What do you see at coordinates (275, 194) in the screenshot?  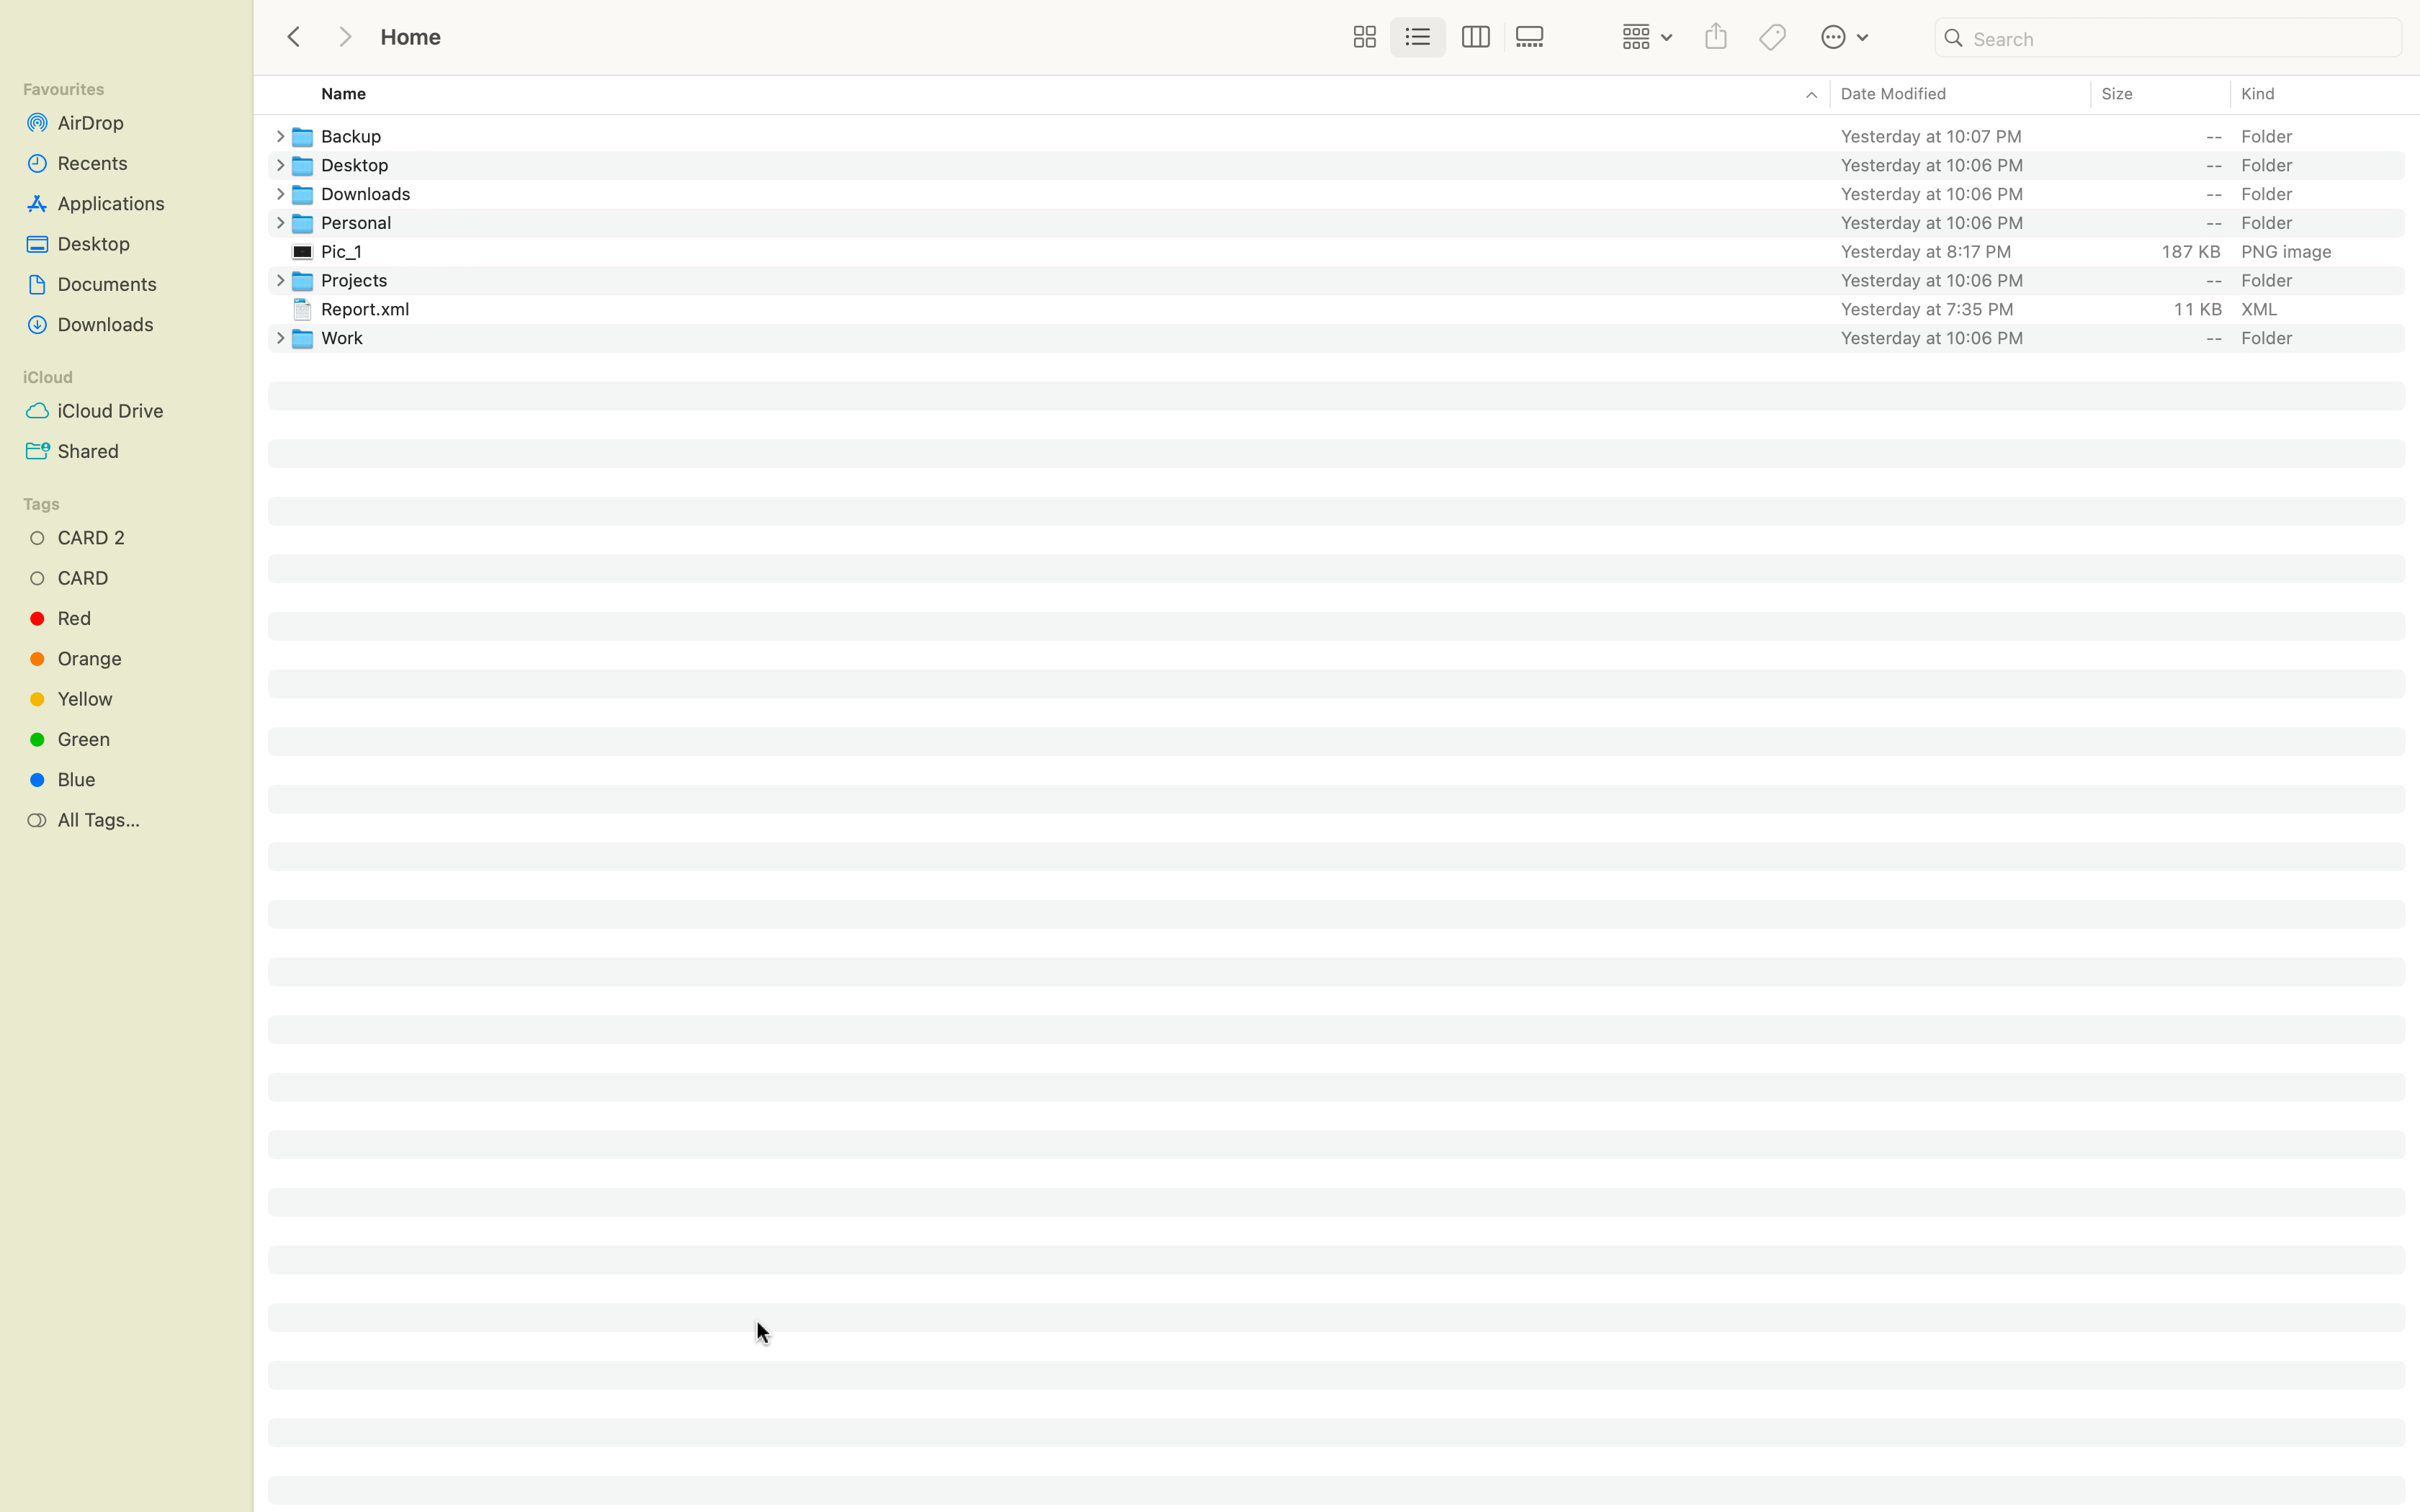 I see `Establish a new folder in the Downloads section of your computer` at bounding box center [275, 194].